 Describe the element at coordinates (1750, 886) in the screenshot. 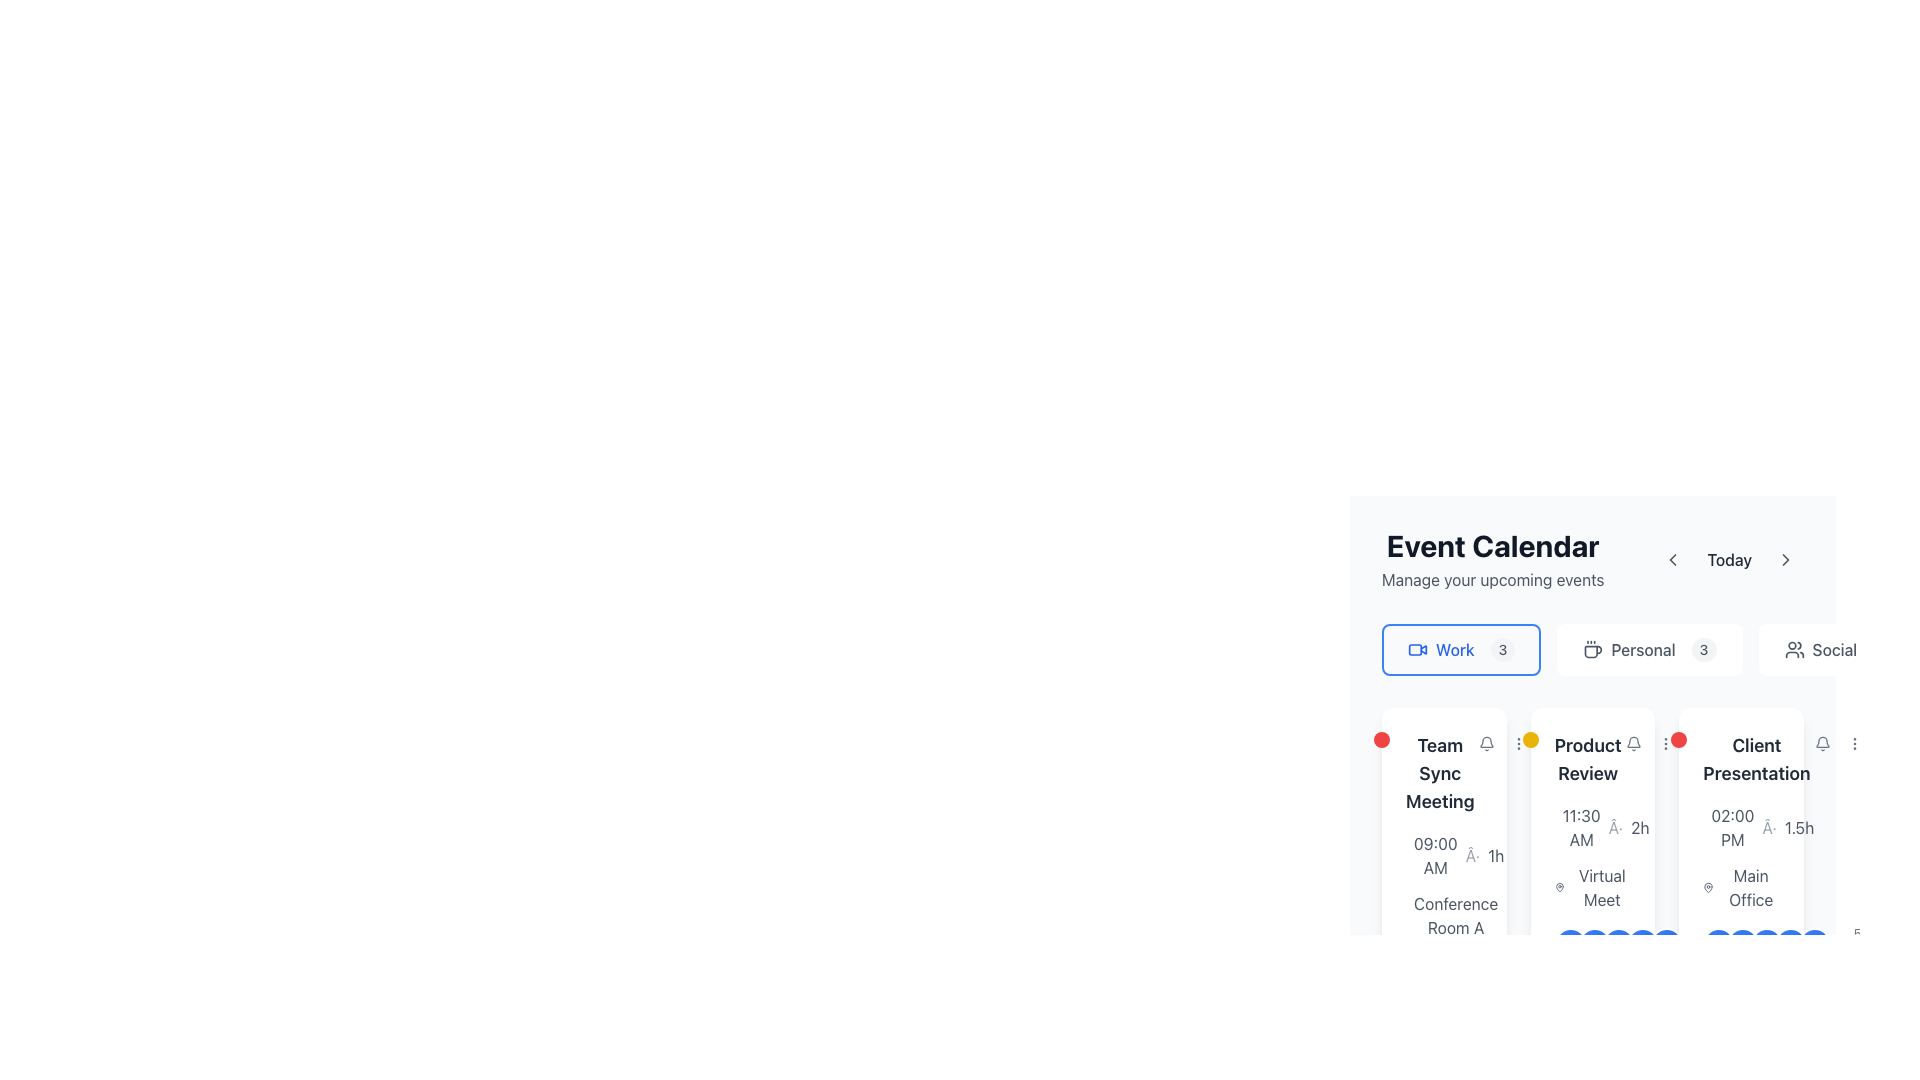

I see `the location label for the 'Client Presentation' event, which is positioned on the right side of the interface within its detail card` at that location.